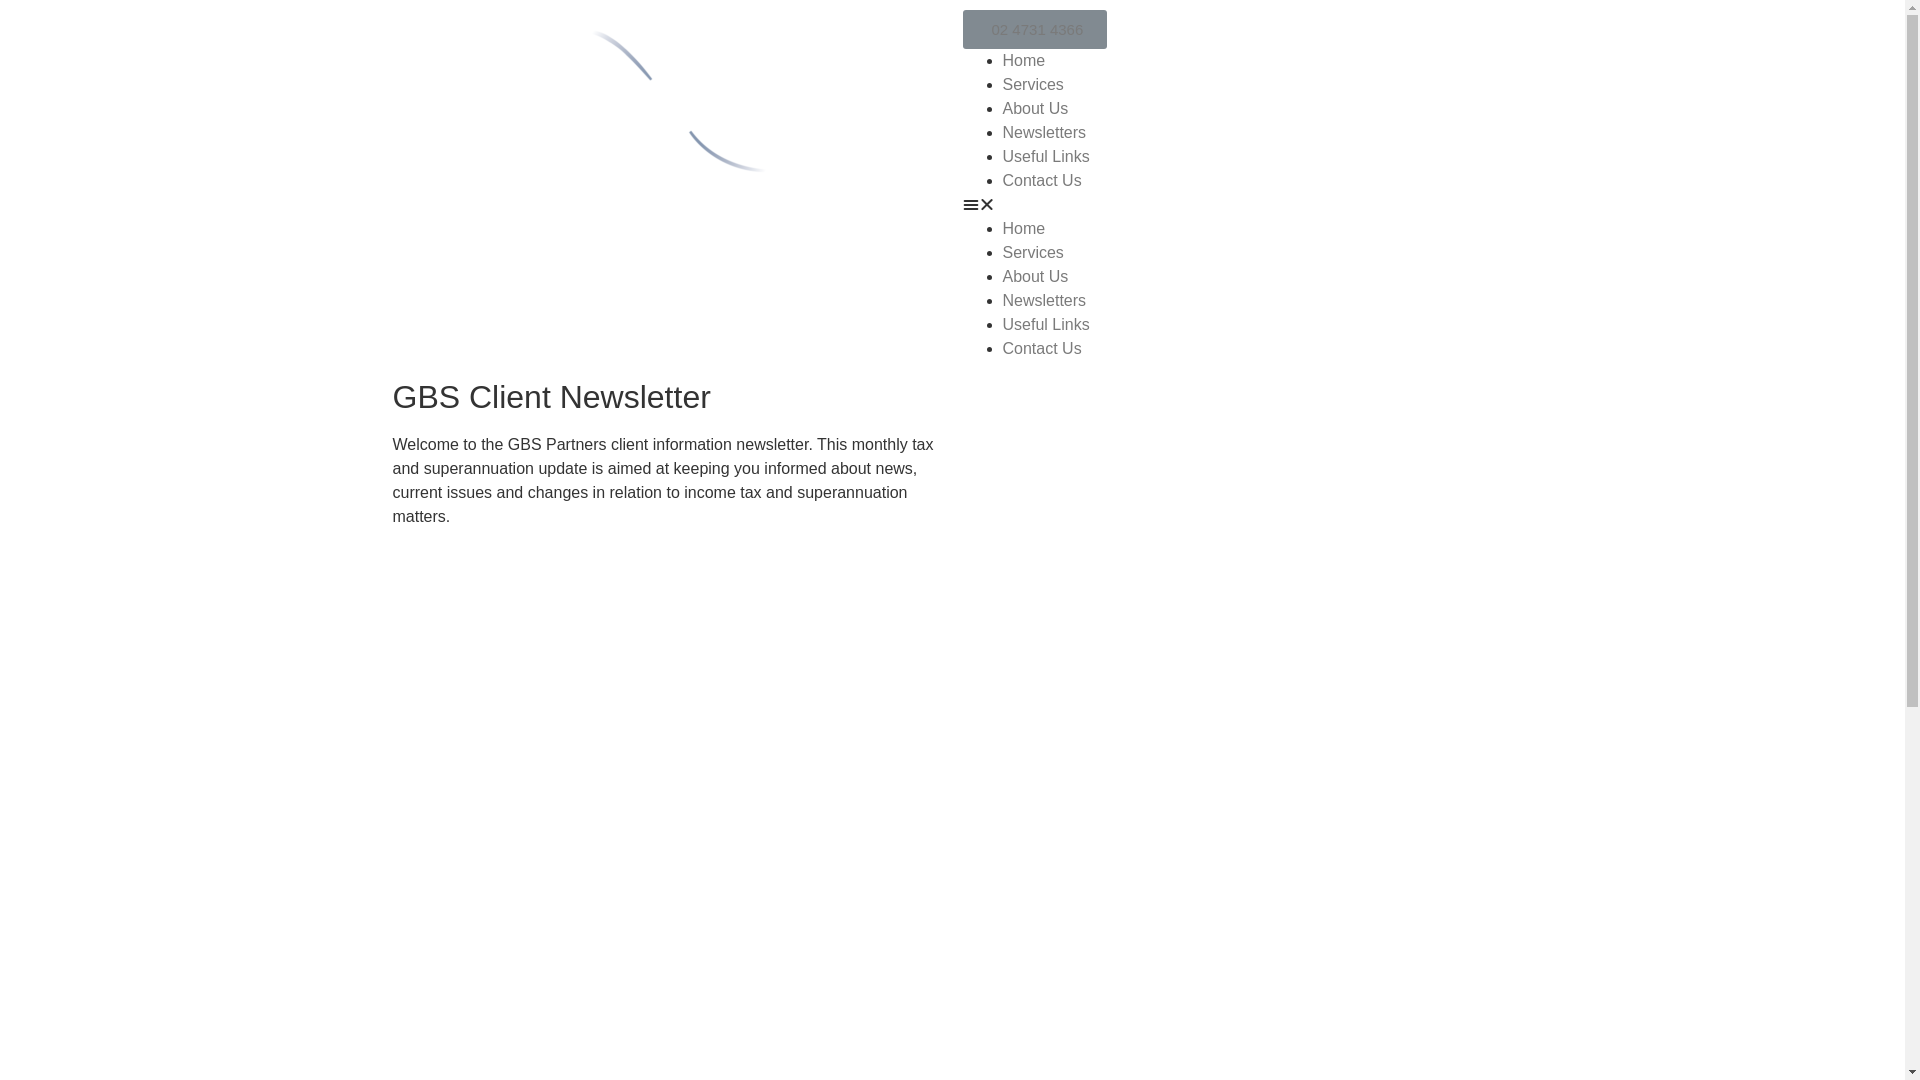 This screenshot has height=1080, width=1920. What do you see at coordinates (1044, 155) in the screenshot?
I see `'Useful Links'` at bounding box center [1044, 155].